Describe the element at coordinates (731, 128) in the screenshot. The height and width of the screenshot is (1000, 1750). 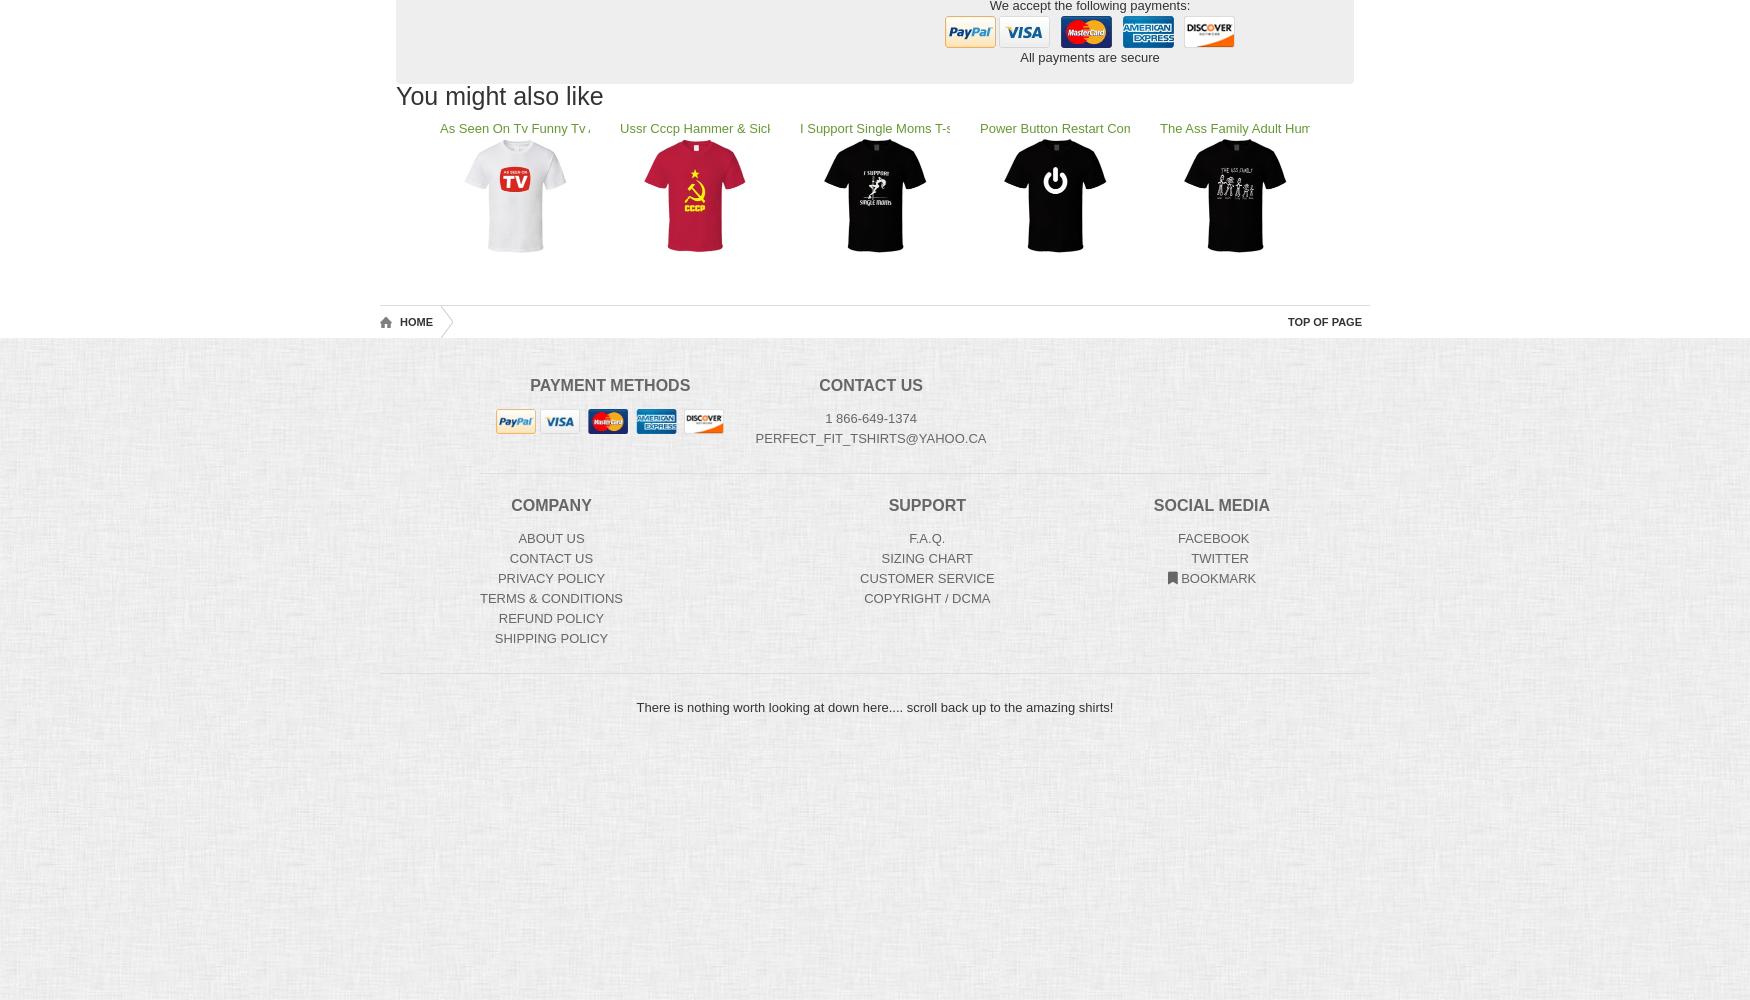
I see `'Ussr Cccp Hammer & Sickle Funny Co'` at that location.